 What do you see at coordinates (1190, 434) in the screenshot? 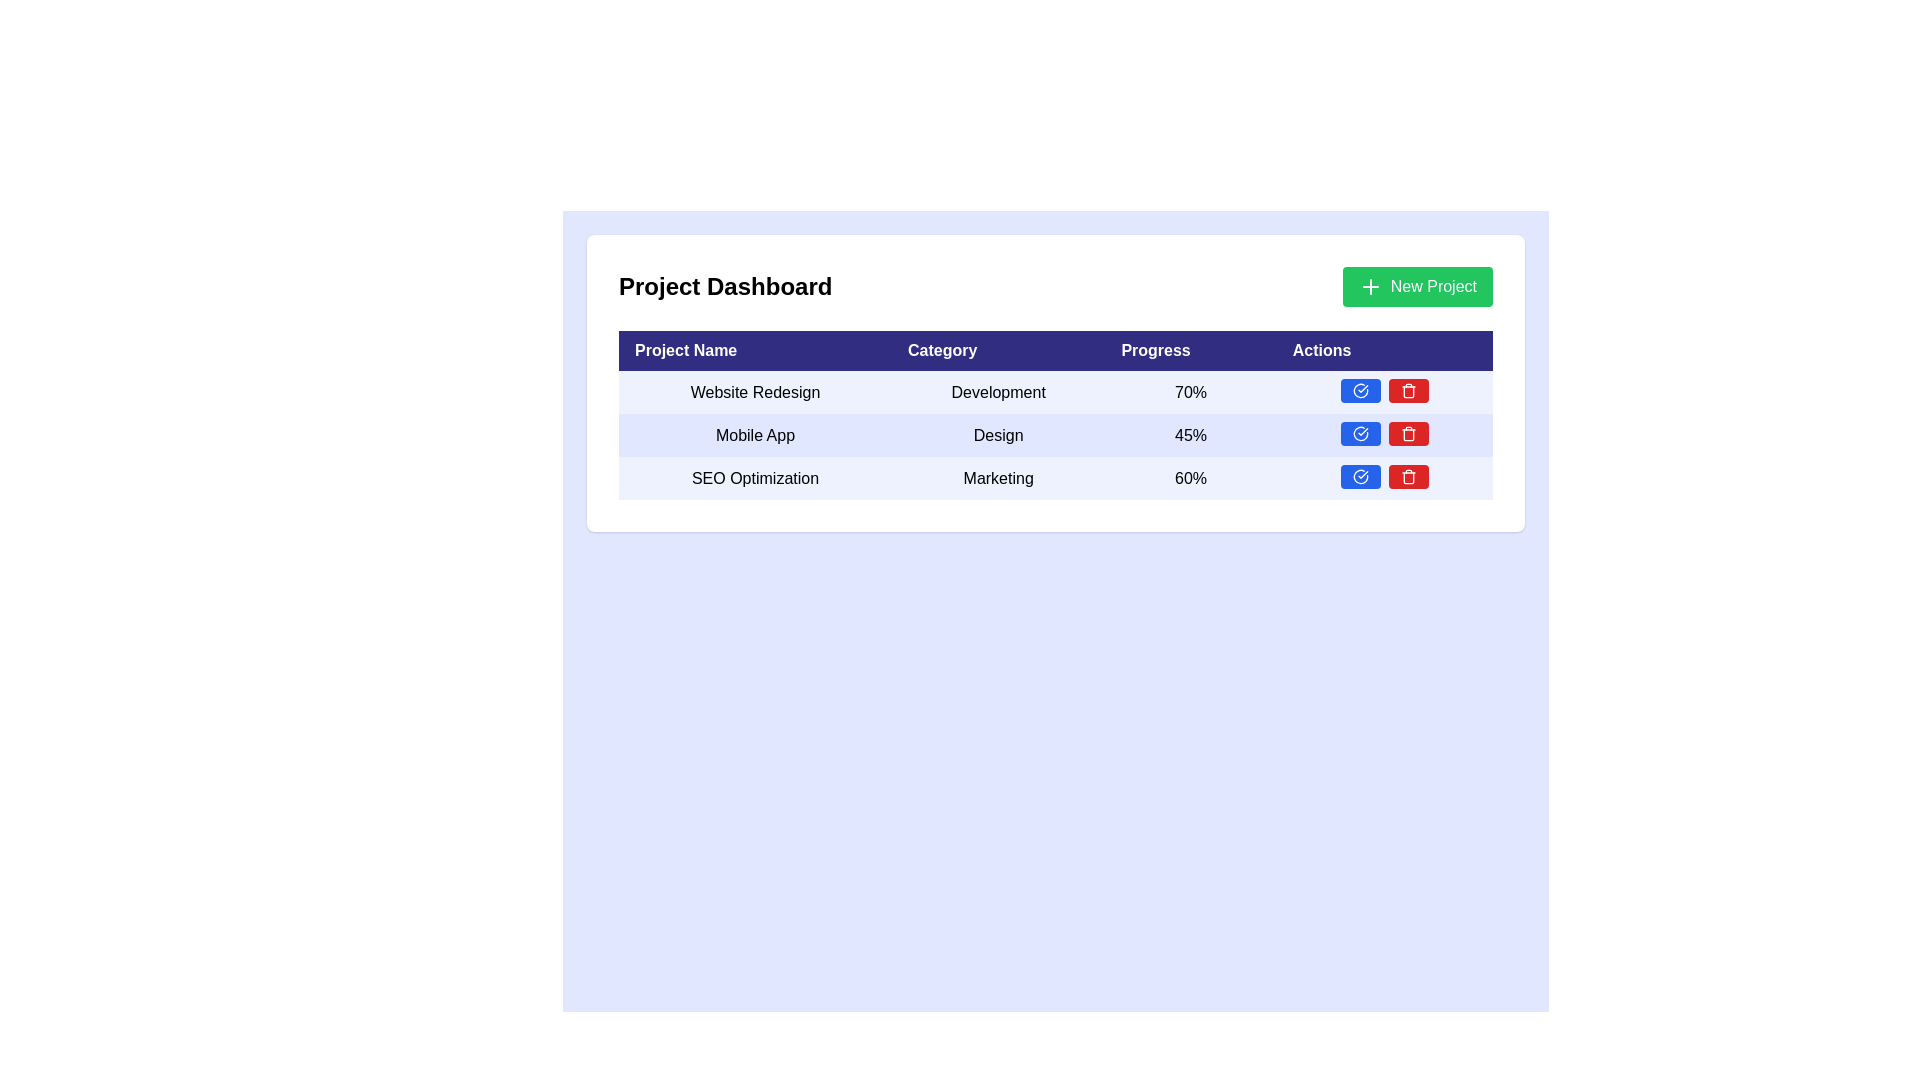
I see `the bold text displaying '45%' in black on a light blue background, which is located in the third column of the second row of a table under the 'Progress' header` at bounding box center [1190, 434].